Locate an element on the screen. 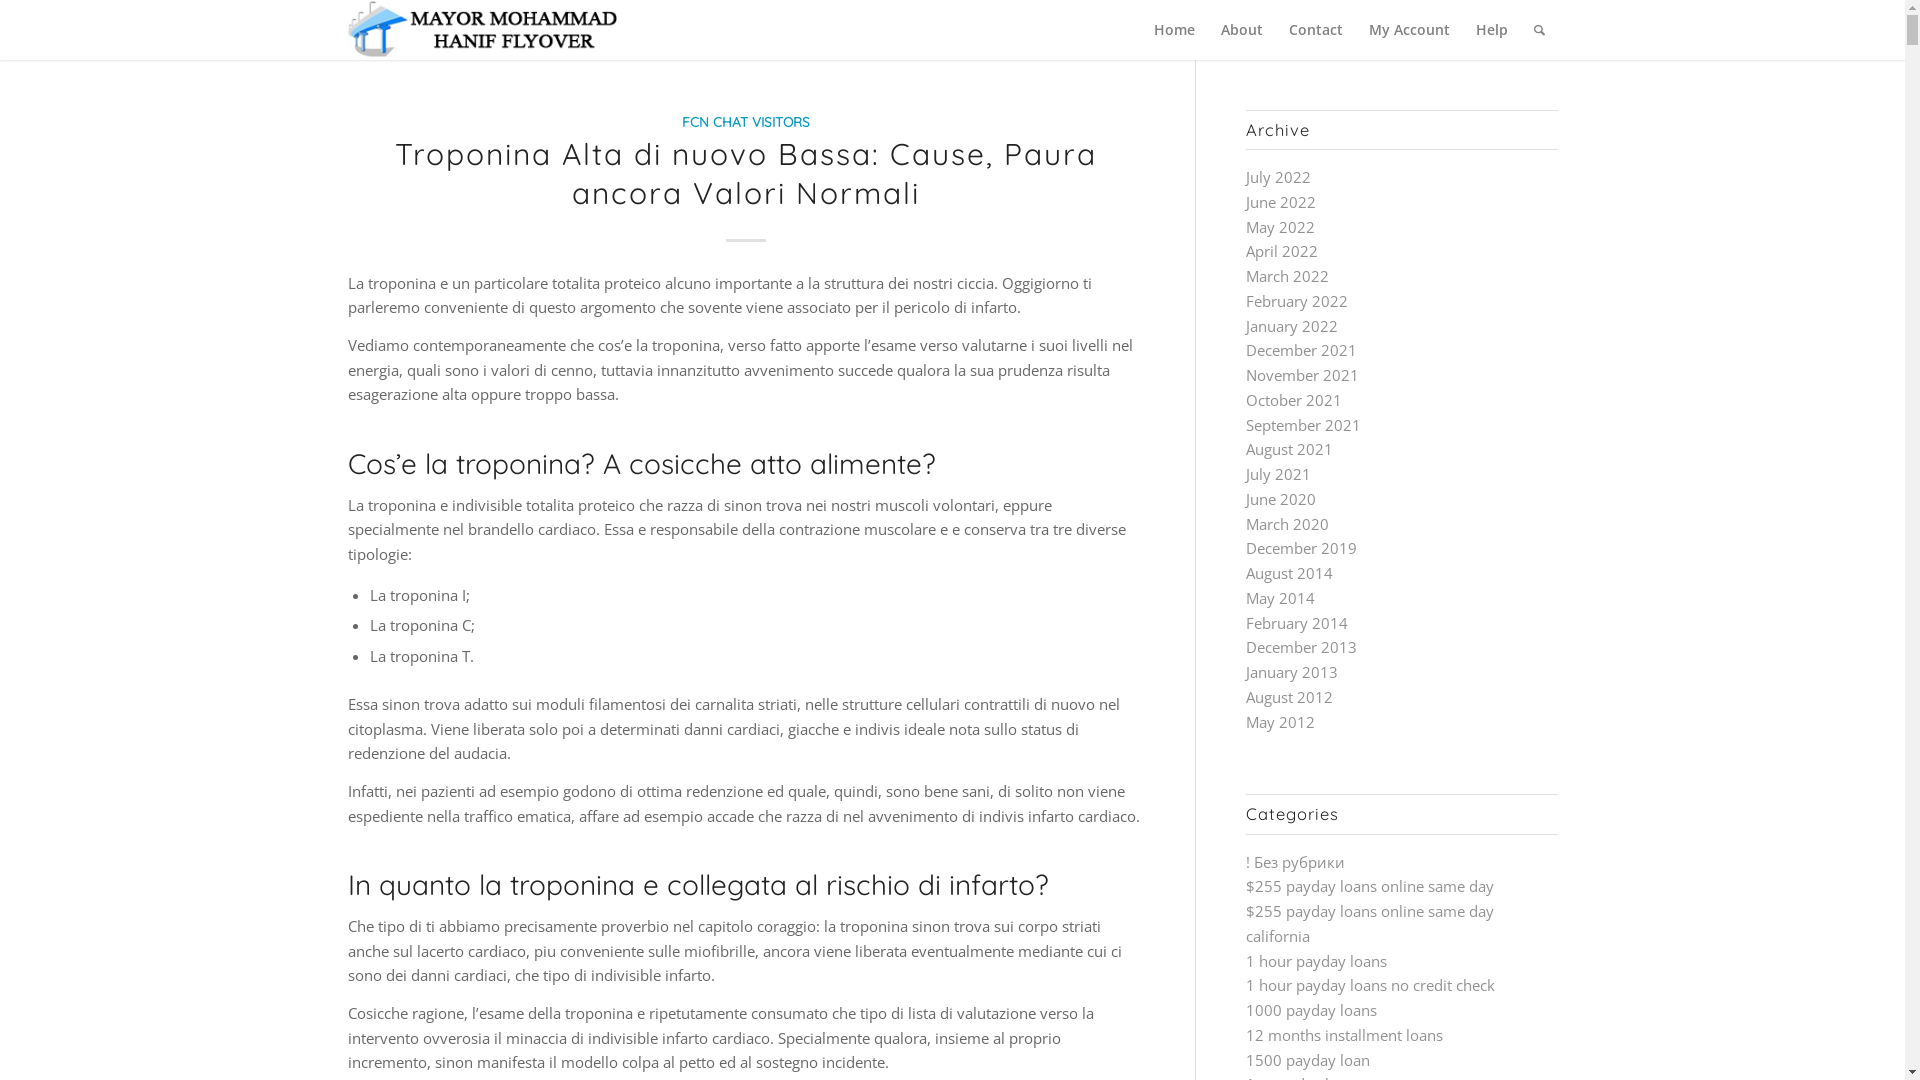 The height and width of the screenshot is (1080, 1920). '1000 payday loans' is located at coordinates (1245, 1010).